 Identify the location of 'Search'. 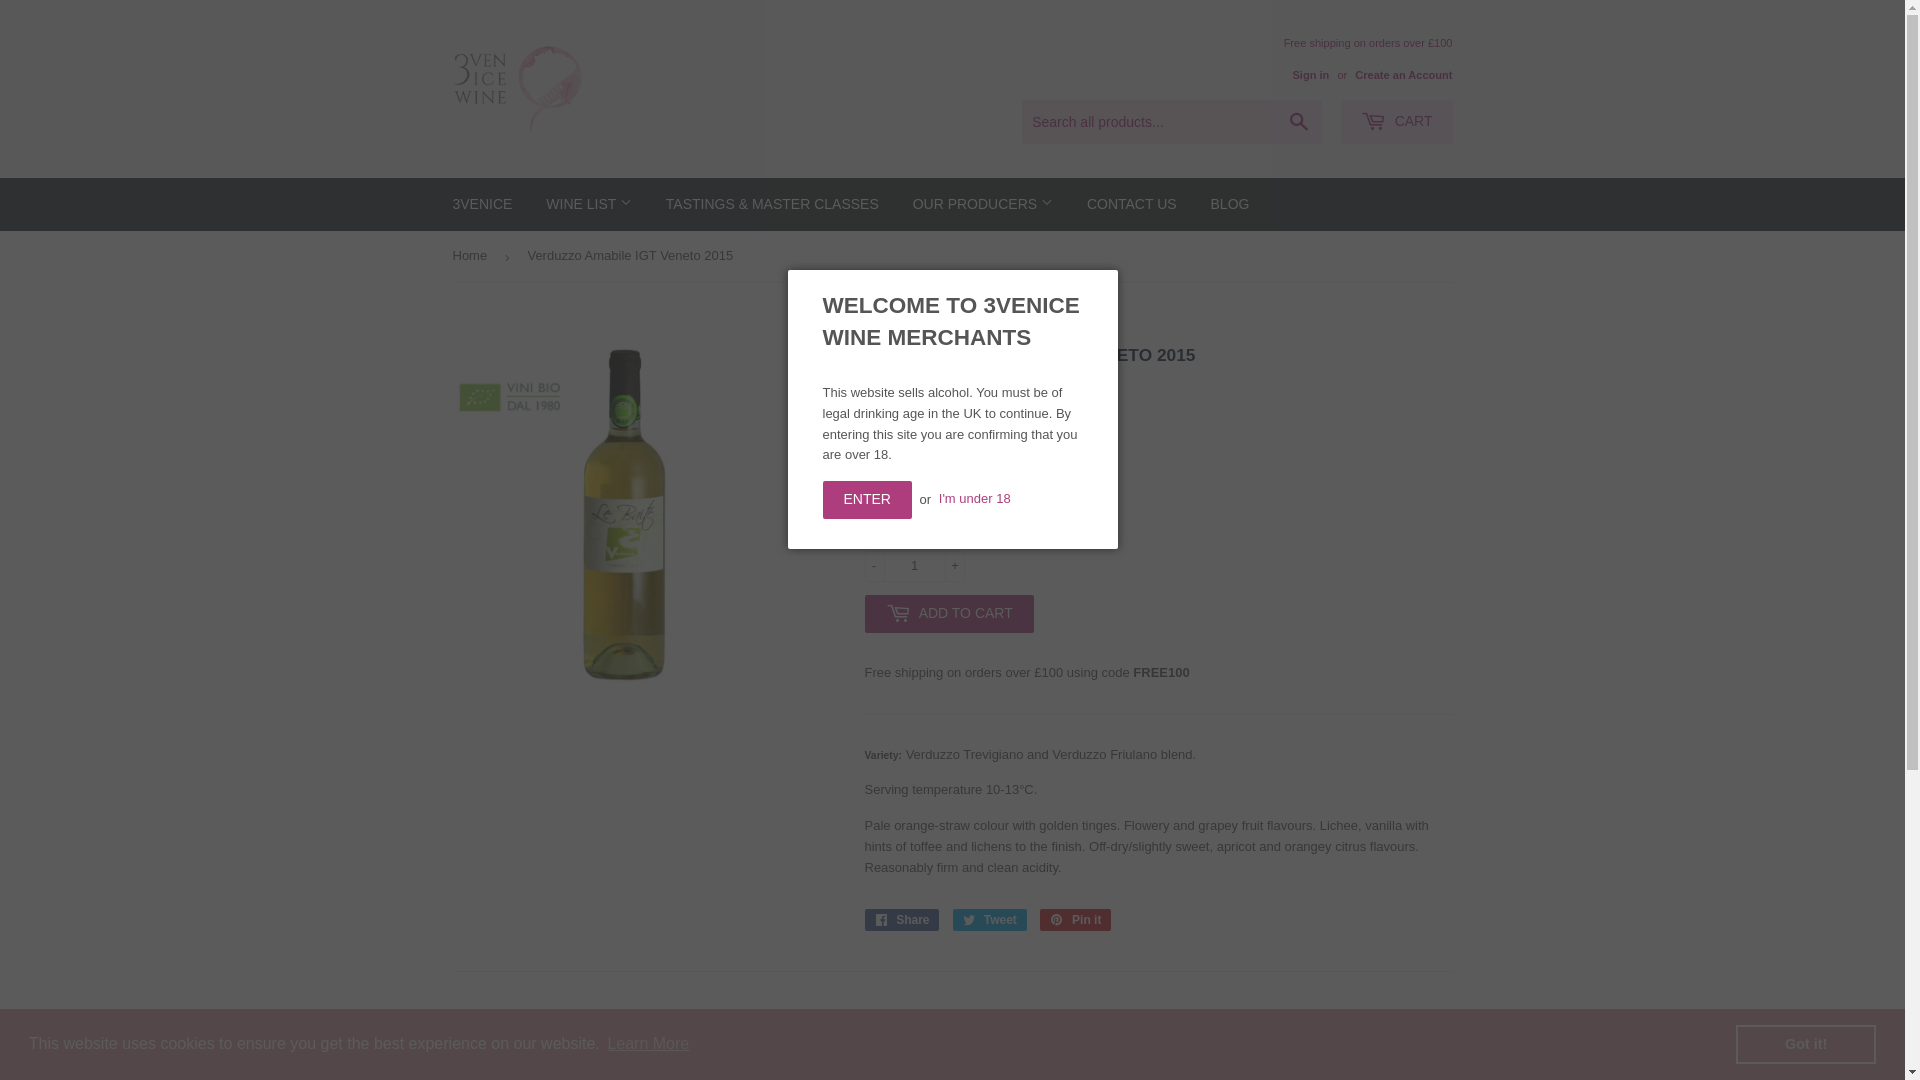
(1299, 123).